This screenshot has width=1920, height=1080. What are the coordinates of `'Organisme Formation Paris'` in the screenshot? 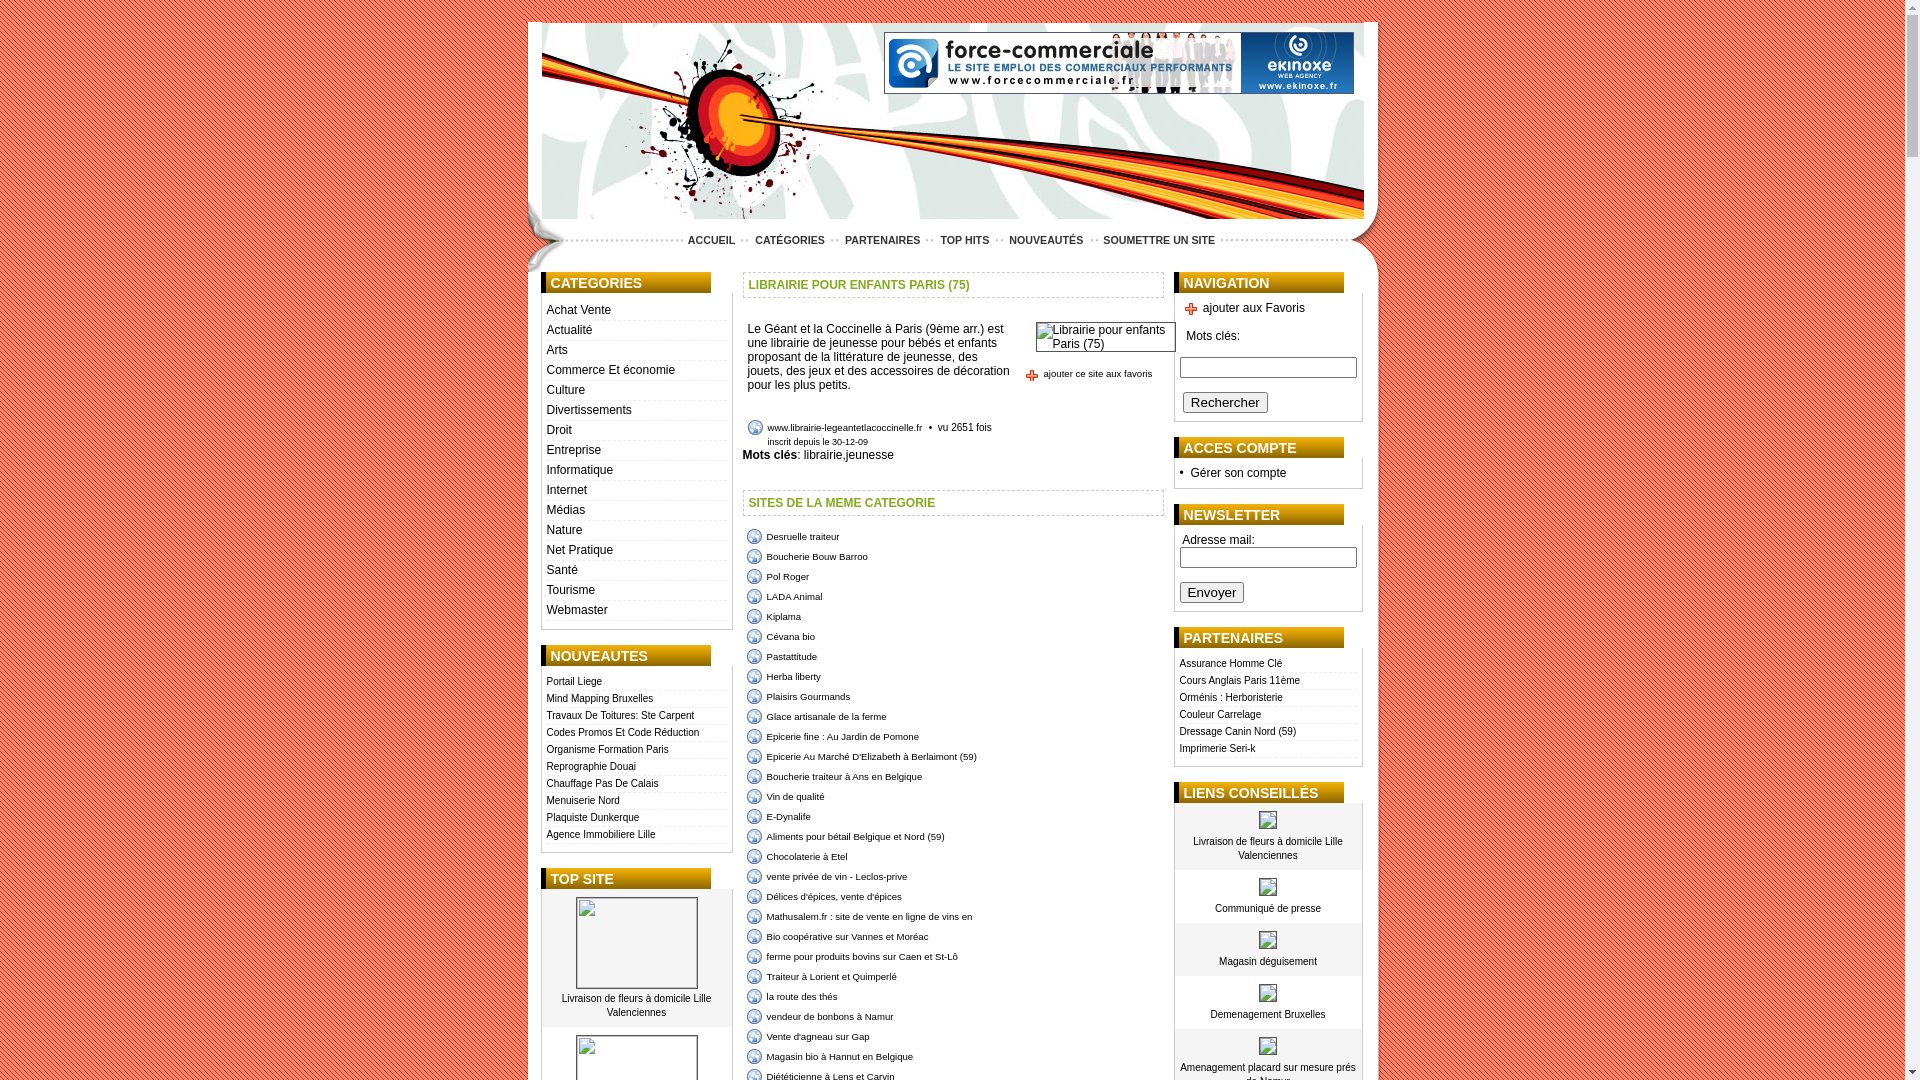 It's located at (634, 750).